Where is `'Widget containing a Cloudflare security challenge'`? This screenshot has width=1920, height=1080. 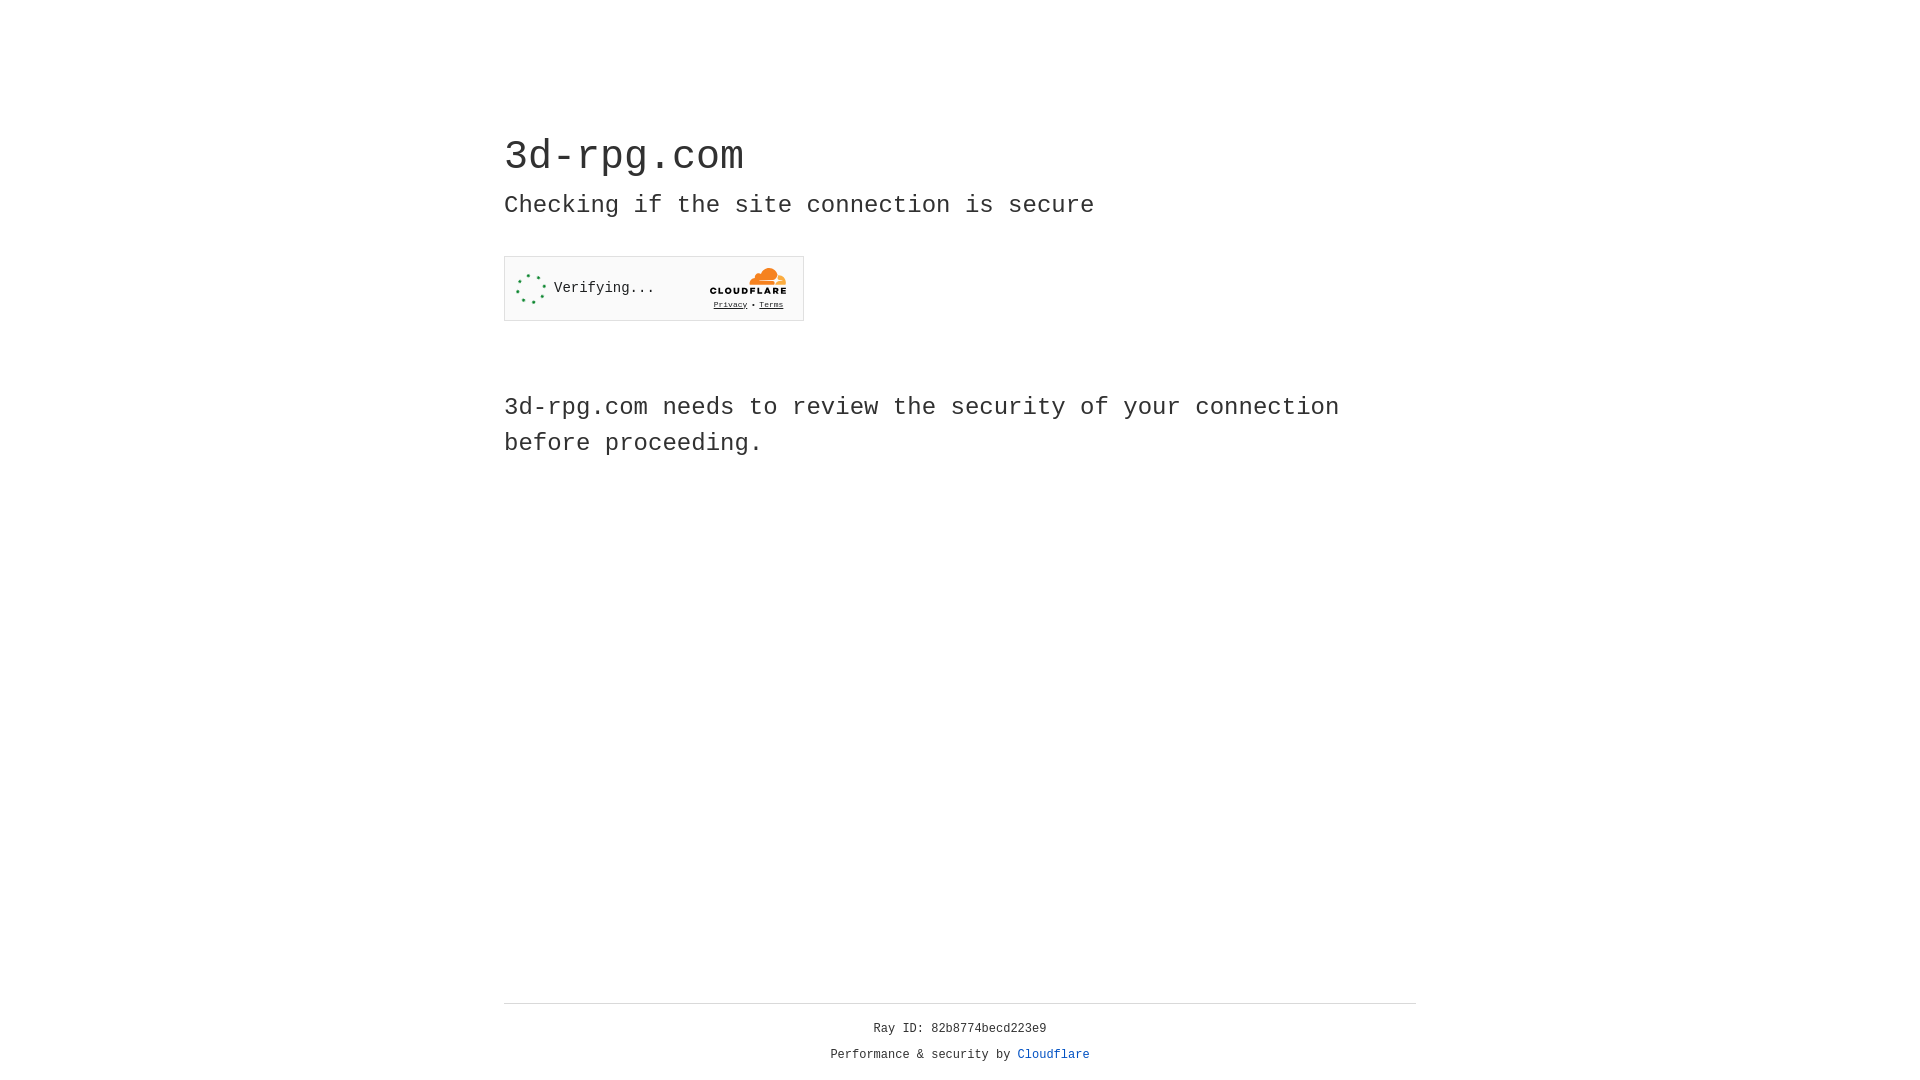
'Widget containing a Cloudflare security challenge' is located at coordinates (653, 288).